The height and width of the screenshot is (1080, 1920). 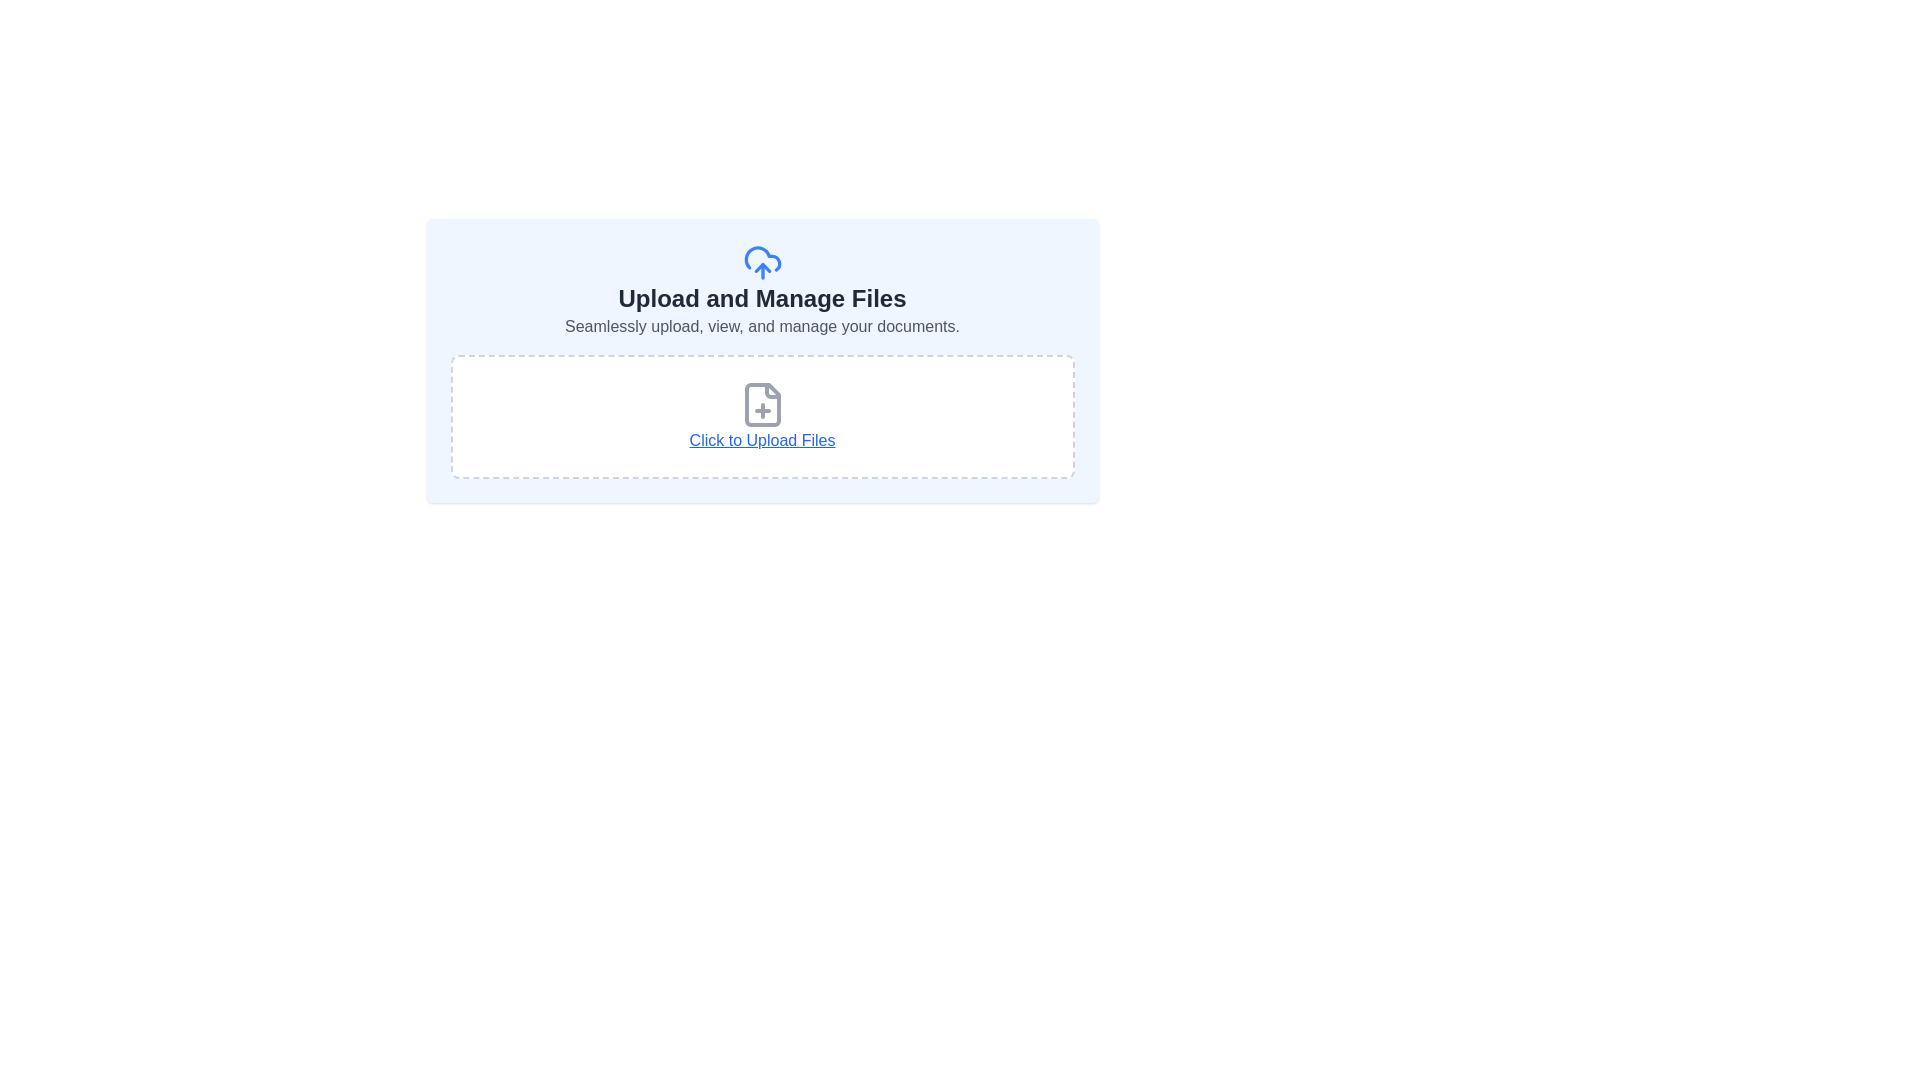 What do you see at coordinates (761, 415) in the screenshot?
I see `the File upload button within the 'Upload and Manage Files' card` at bounding box center [761, 415].